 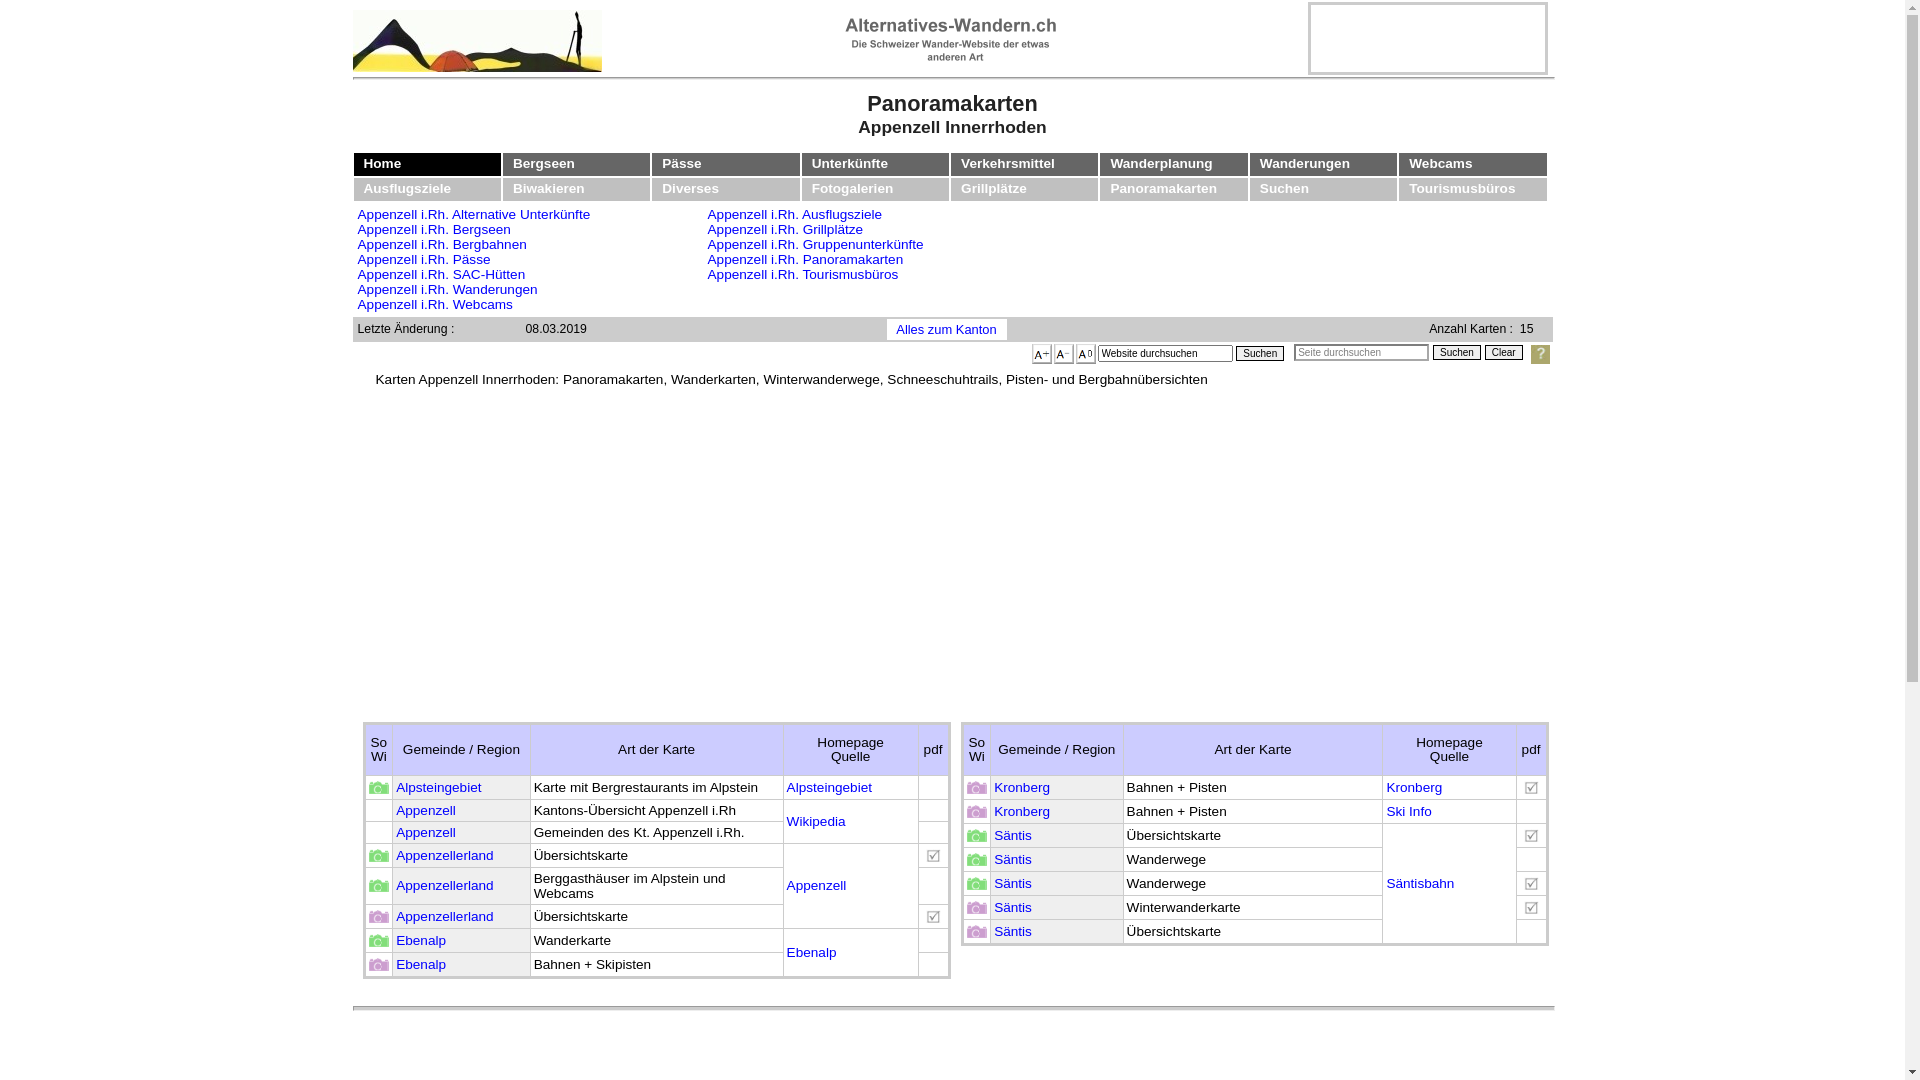 What do you see at coordinates (407, 188) in the screenshot?
I see `'Ausflugsziele'` at bounding box center [407, 188].